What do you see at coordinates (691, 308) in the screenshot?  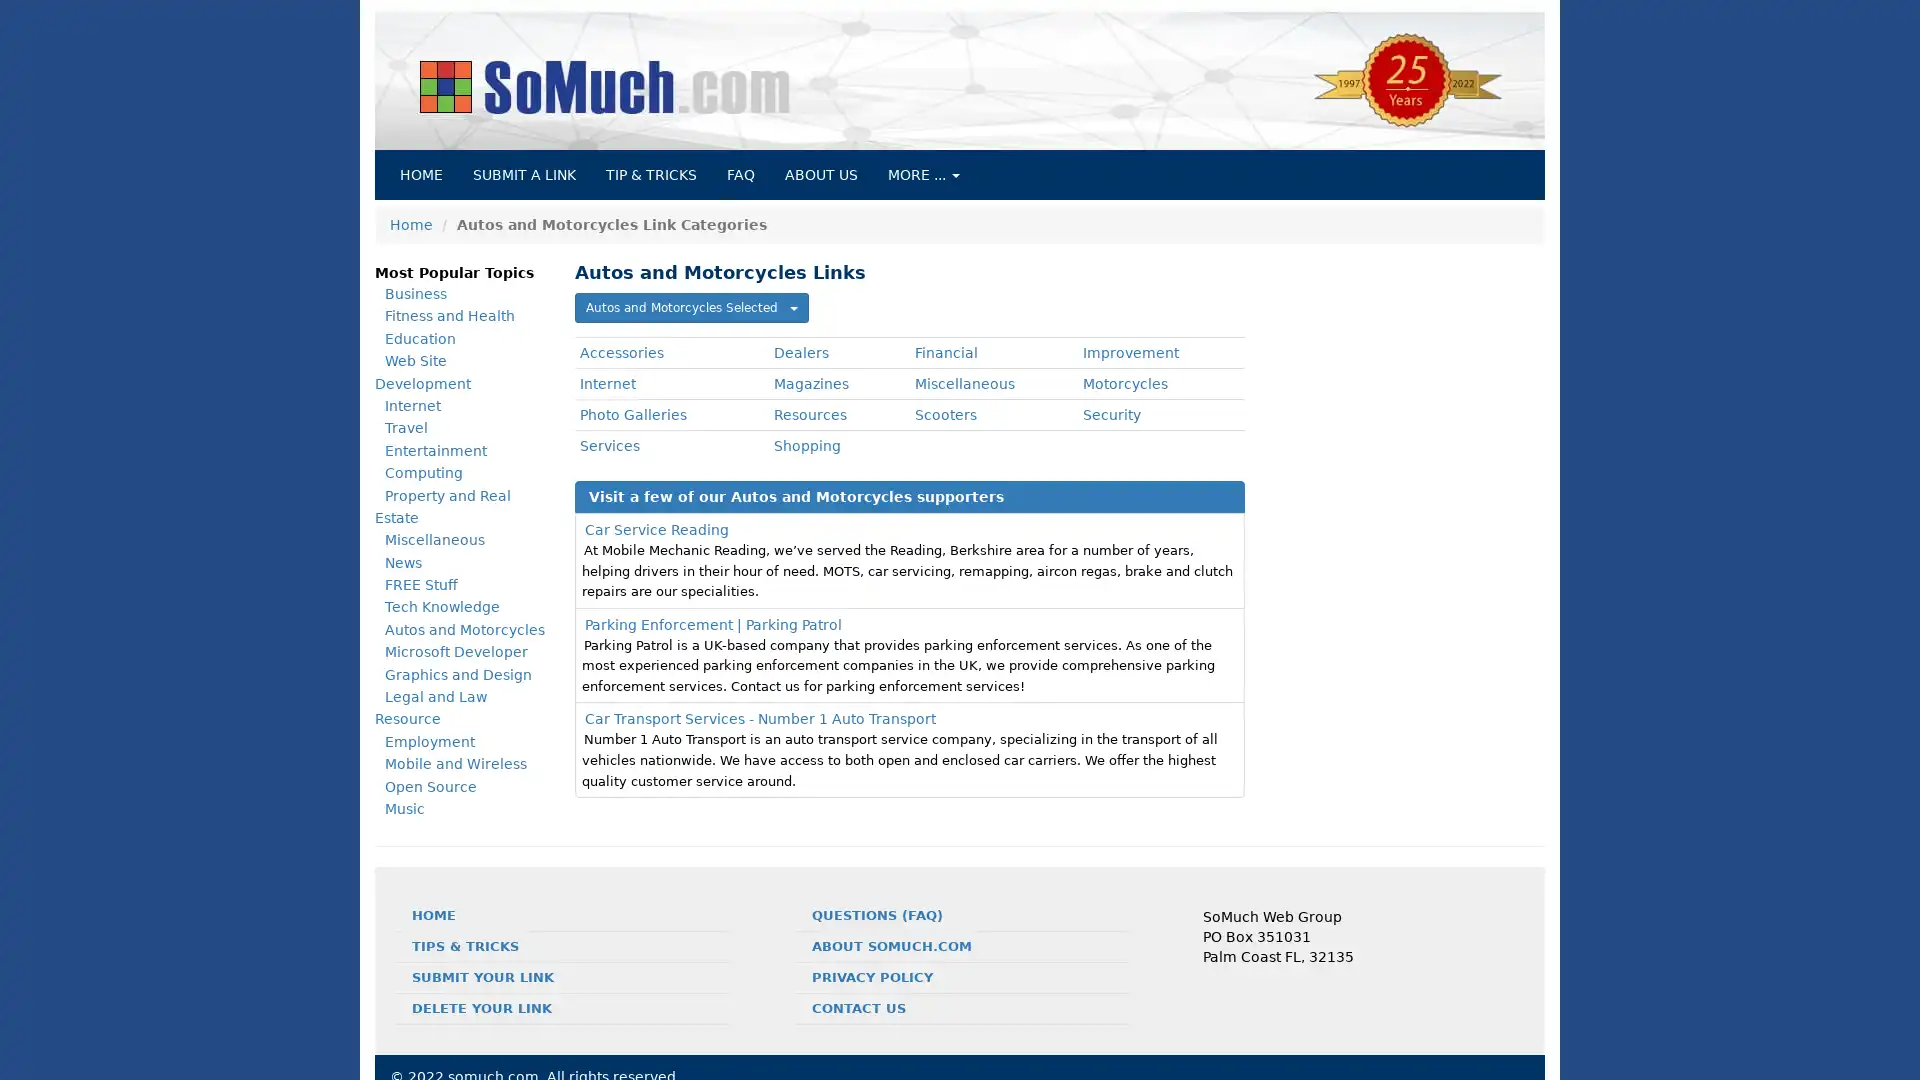 I see `Autos and Motorcycles Selected` at bounding box center [691, 308].